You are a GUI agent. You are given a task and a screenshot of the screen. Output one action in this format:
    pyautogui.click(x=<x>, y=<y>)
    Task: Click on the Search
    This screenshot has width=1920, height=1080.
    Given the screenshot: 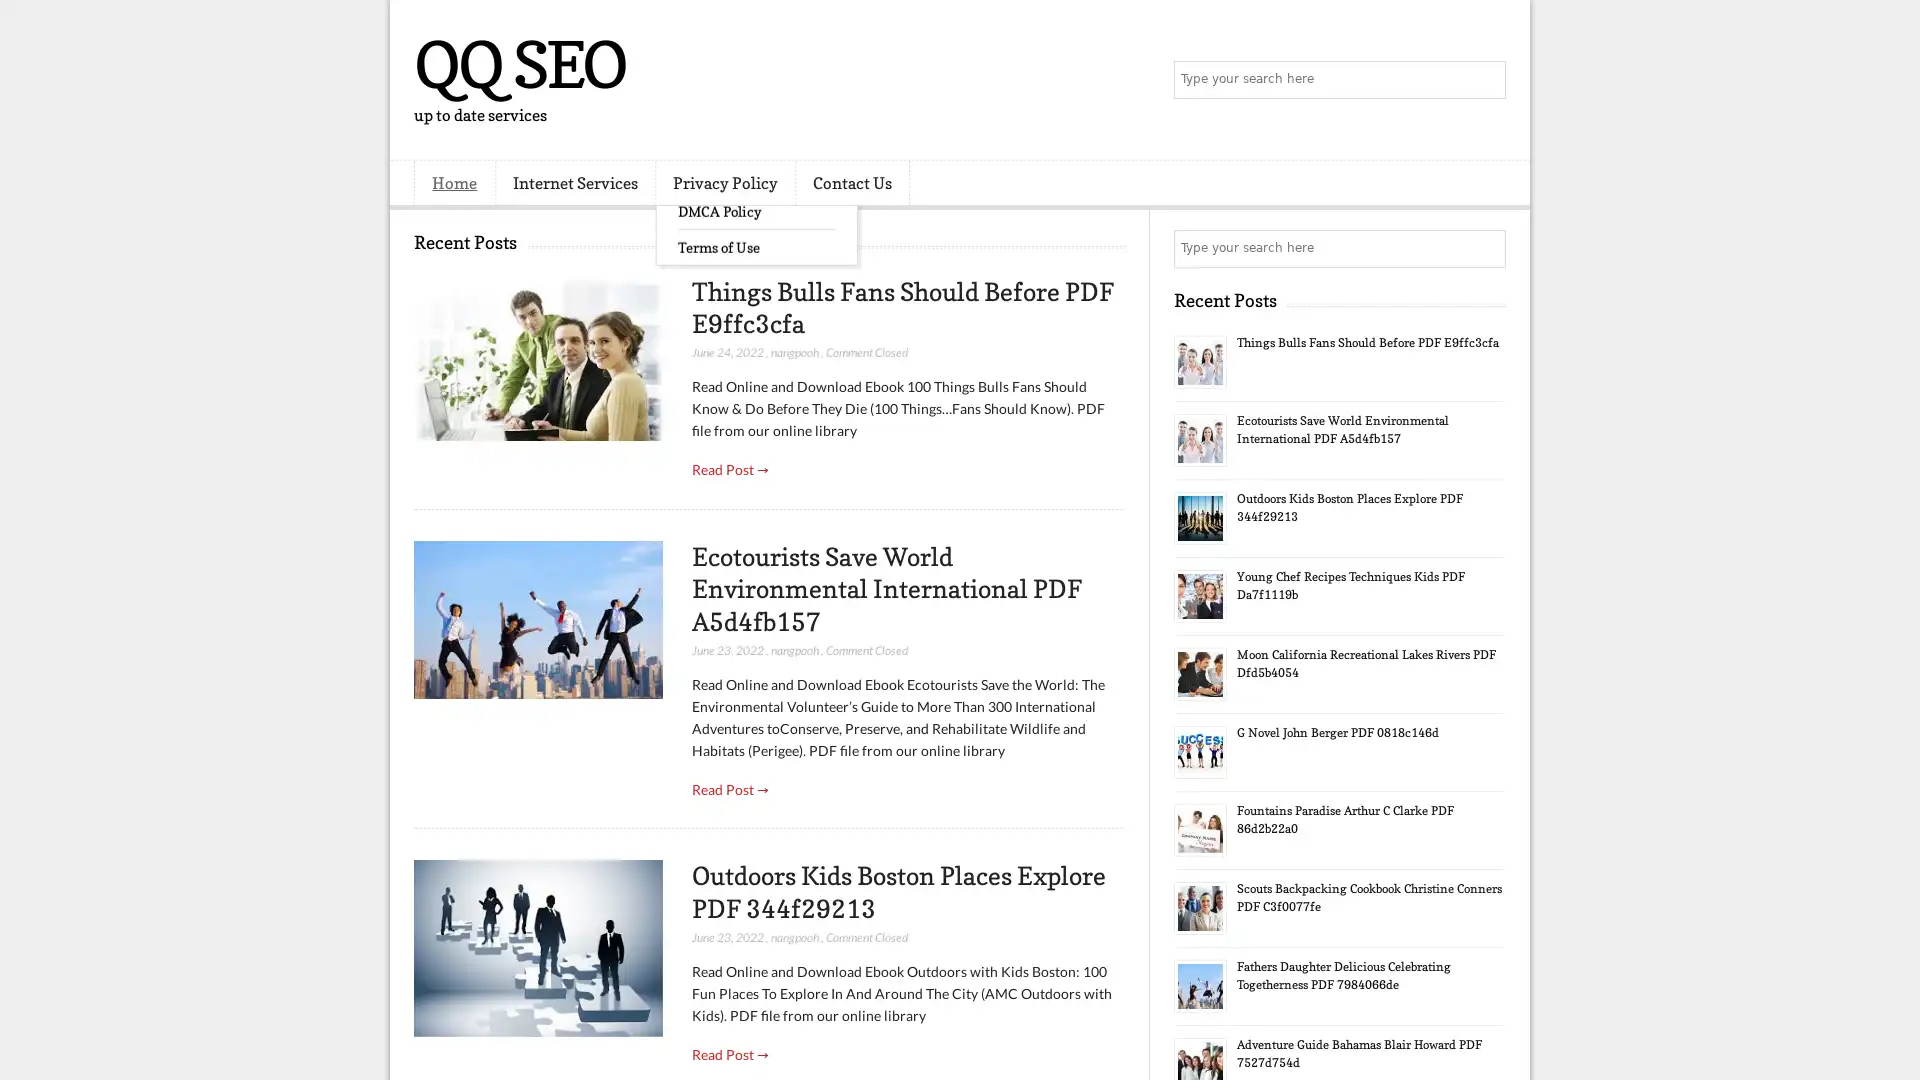 What is the action you would take?
    pyautogui.click(x=1485, y=248)
    